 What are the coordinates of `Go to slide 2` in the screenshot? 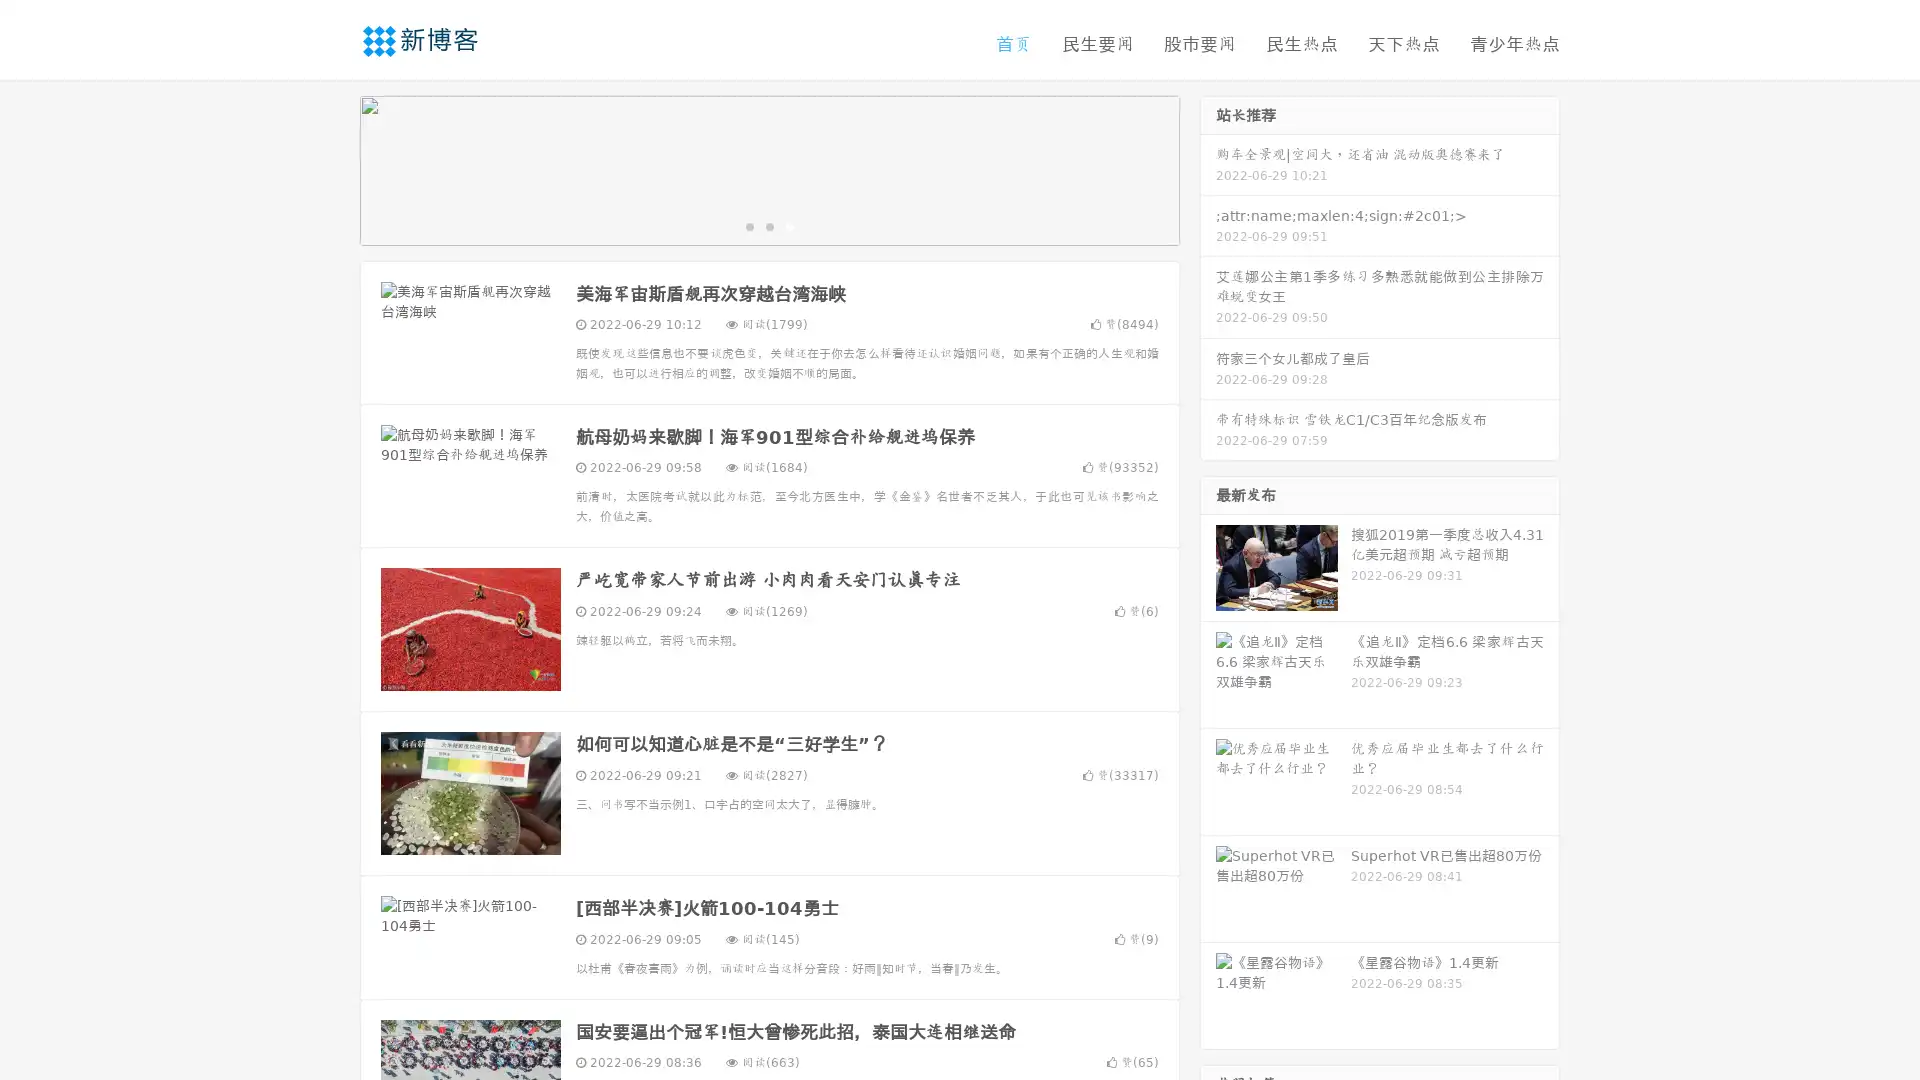 It's located at (768, 225).